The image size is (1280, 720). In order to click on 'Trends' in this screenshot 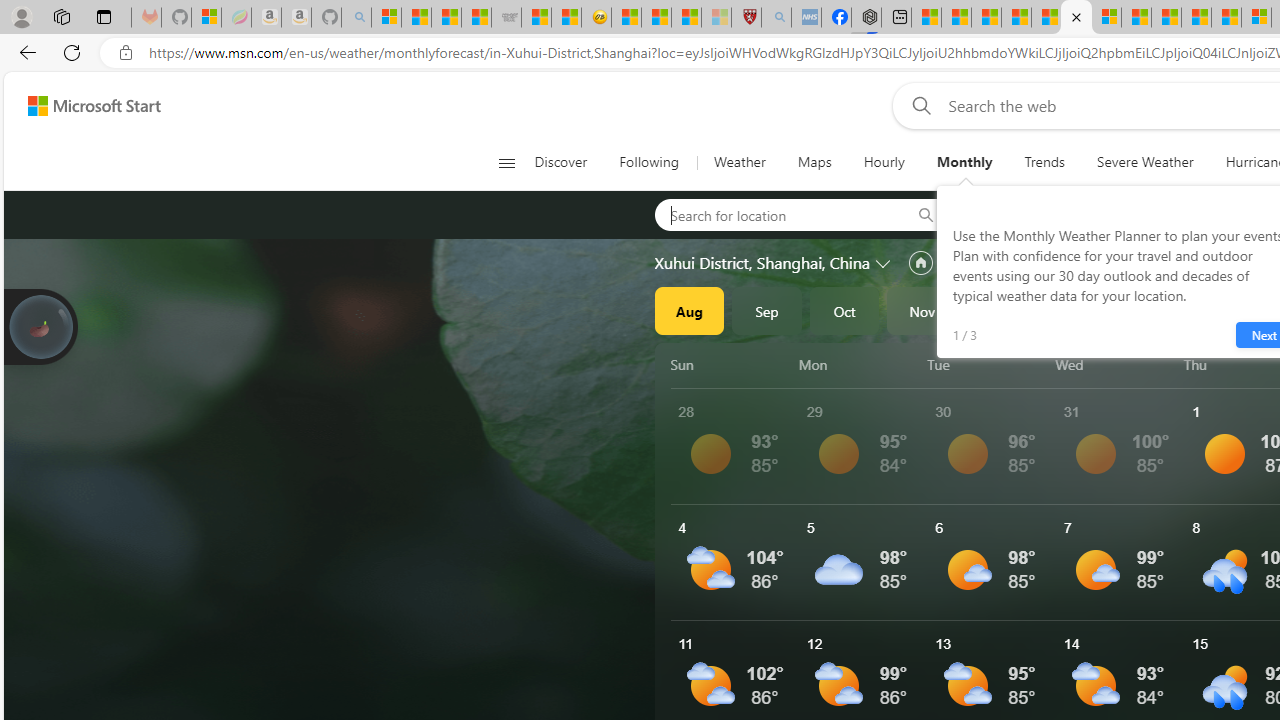, I will do `click(1043, 162)`.